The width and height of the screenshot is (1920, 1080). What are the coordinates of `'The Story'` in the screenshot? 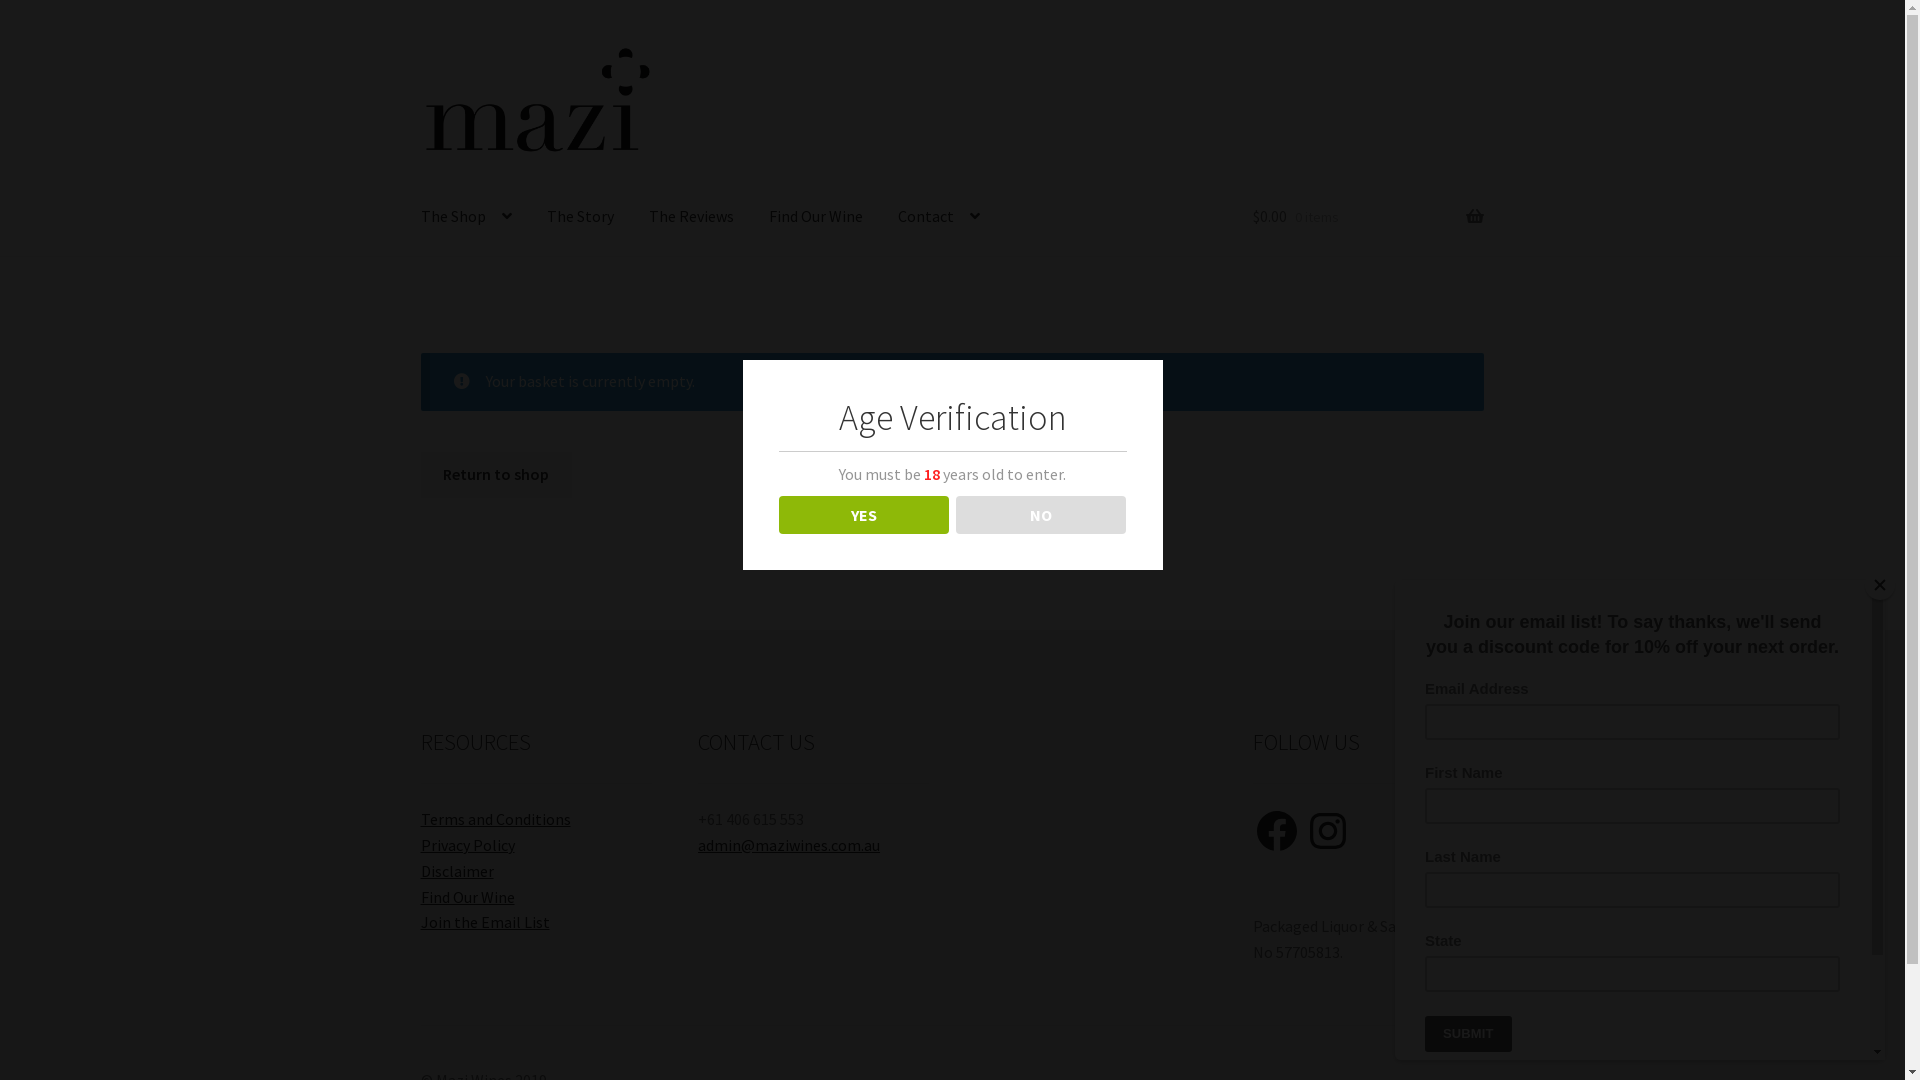 It's located at (579, 216).